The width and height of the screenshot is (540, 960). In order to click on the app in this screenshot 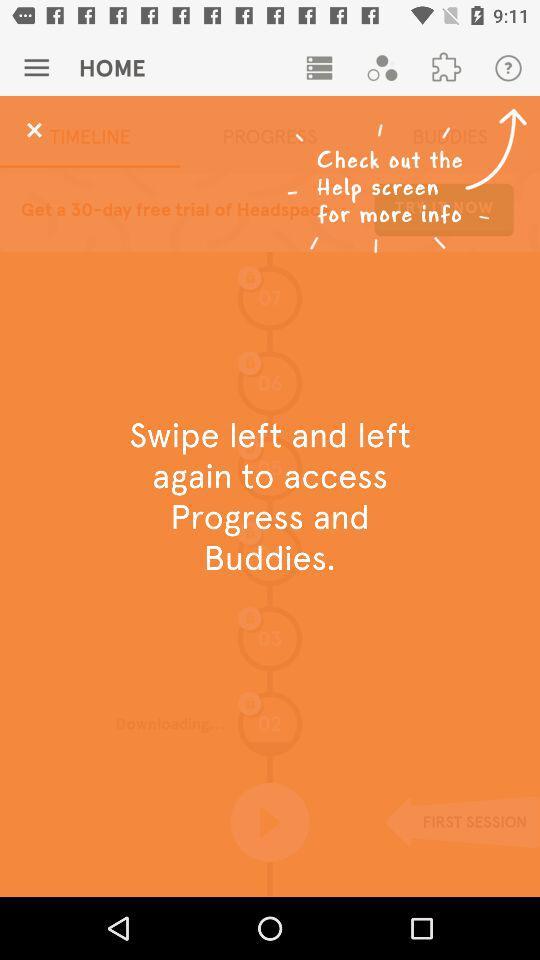, I will do `click(33, 129)`.